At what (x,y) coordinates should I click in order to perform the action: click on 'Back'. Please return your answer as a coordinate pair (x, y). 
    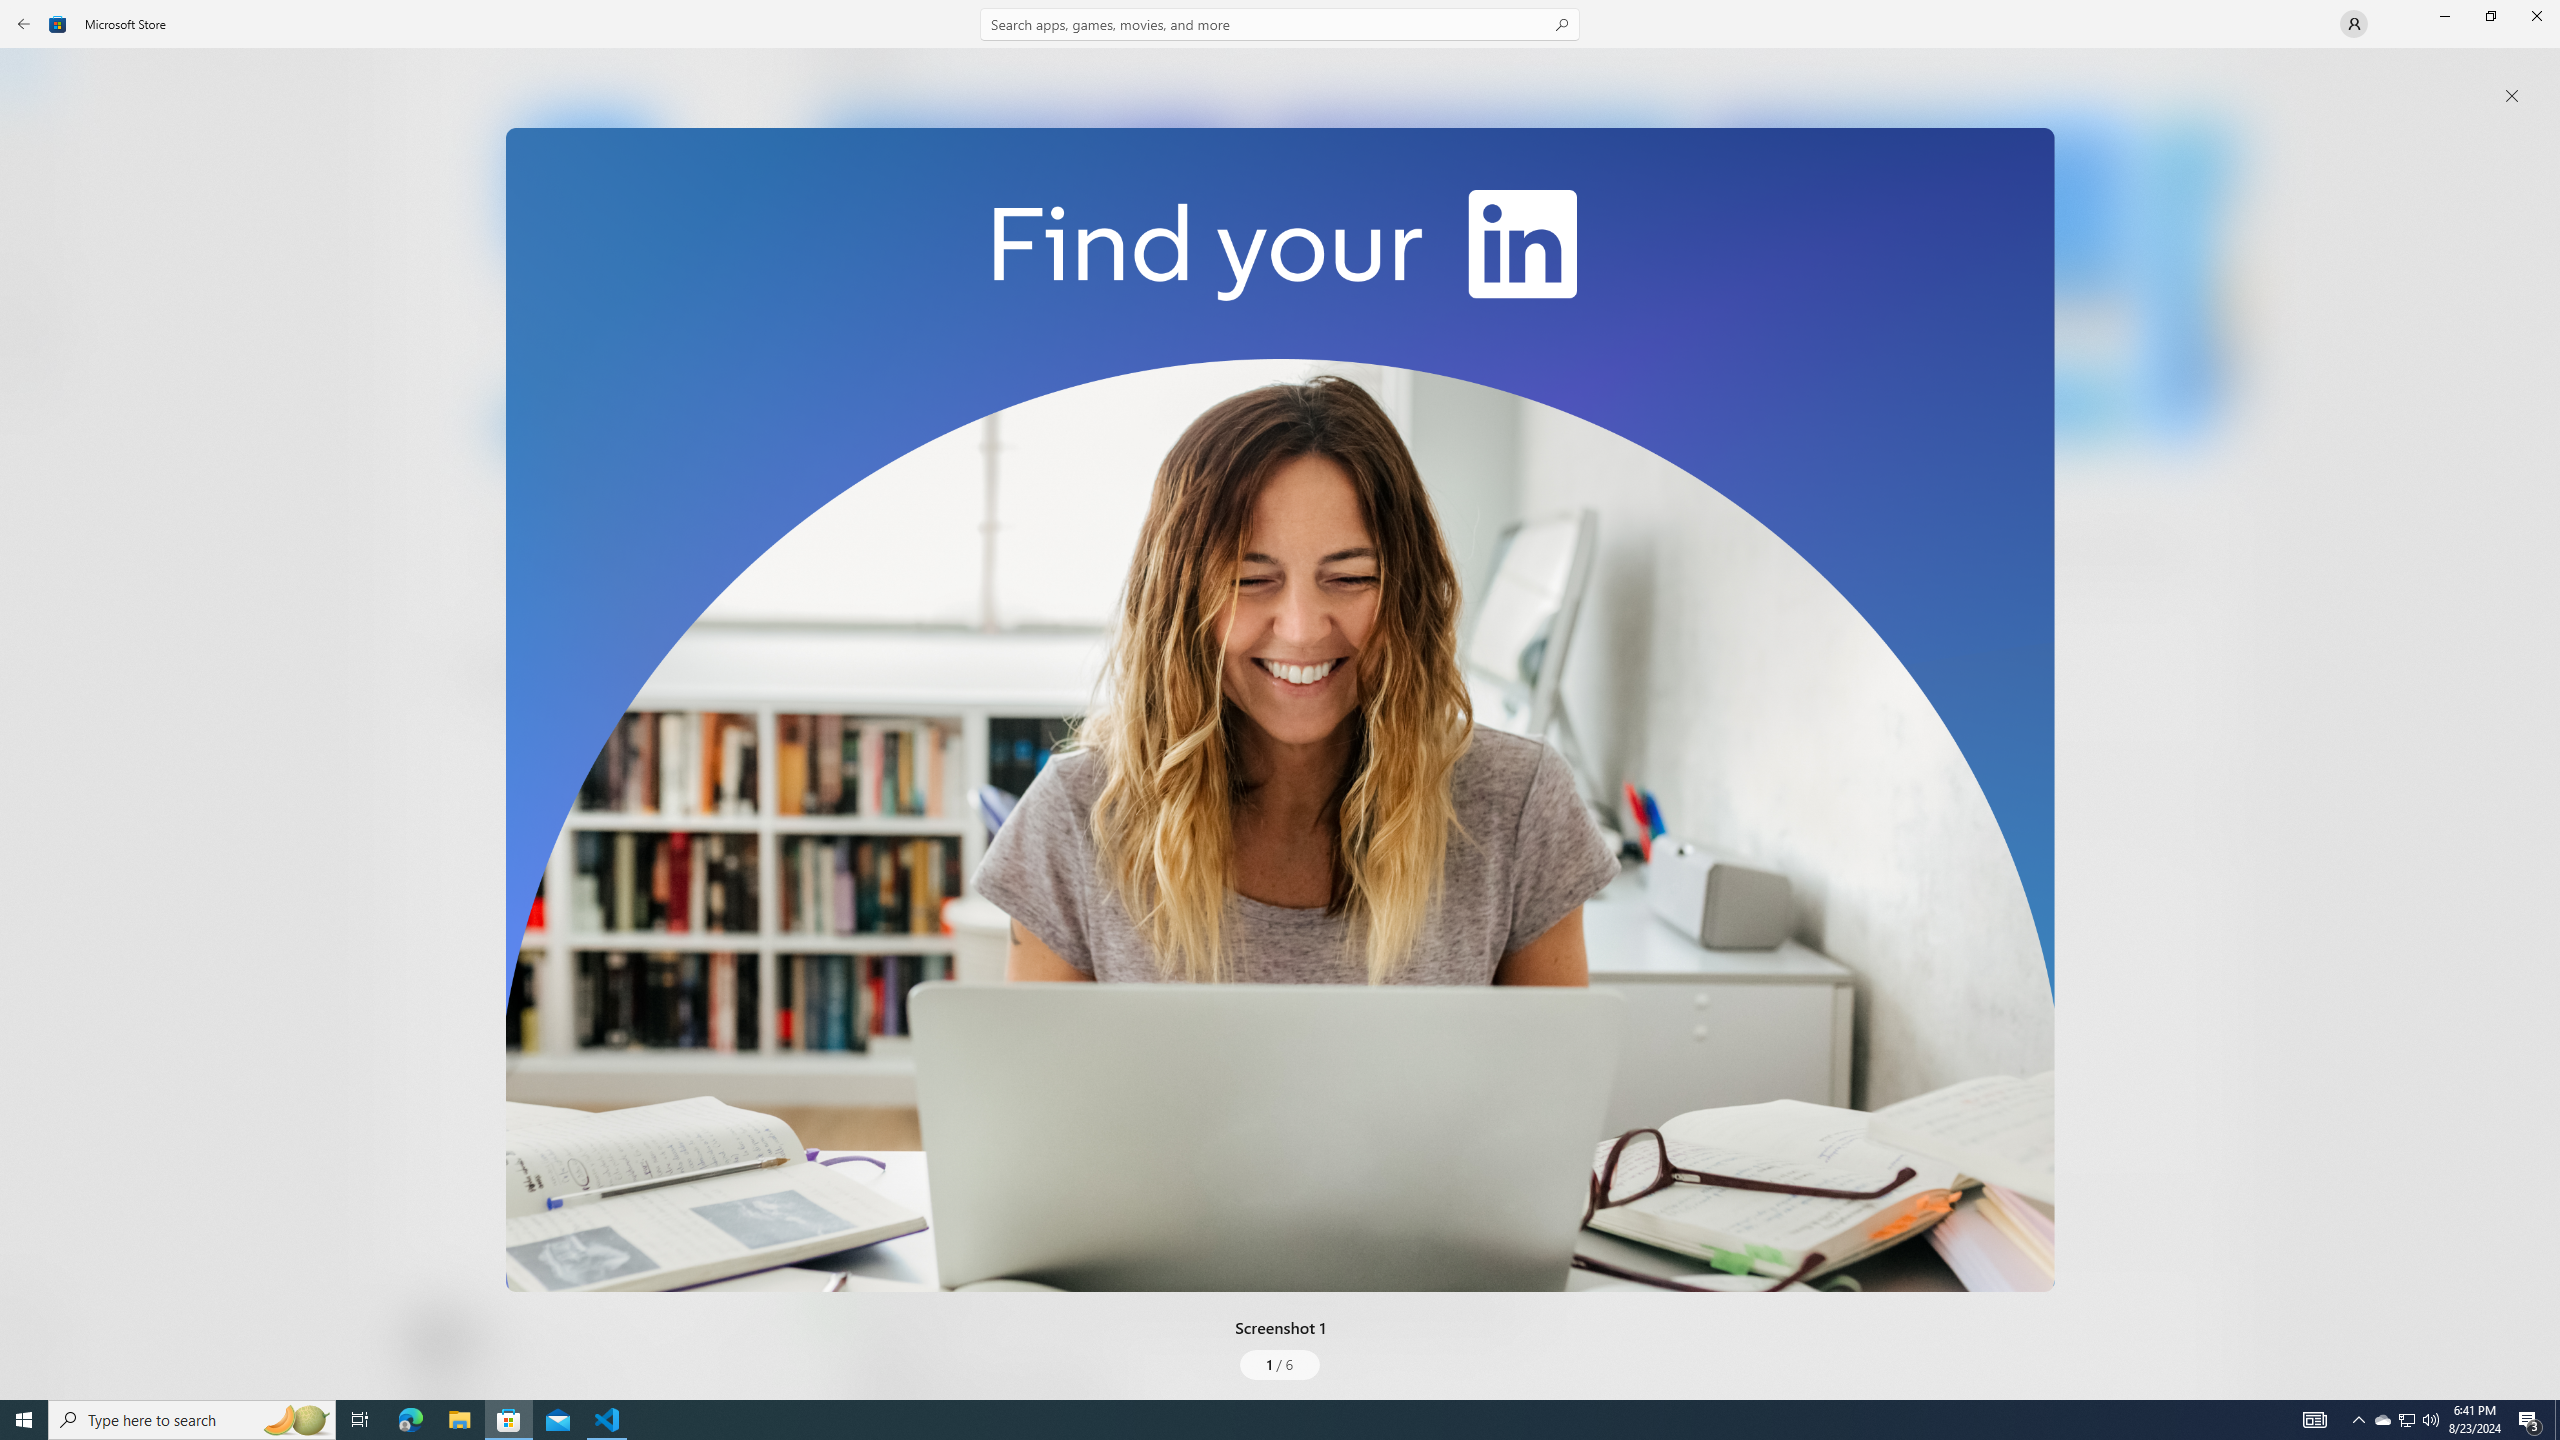
    Looking at the image, I should click on (24, 22).